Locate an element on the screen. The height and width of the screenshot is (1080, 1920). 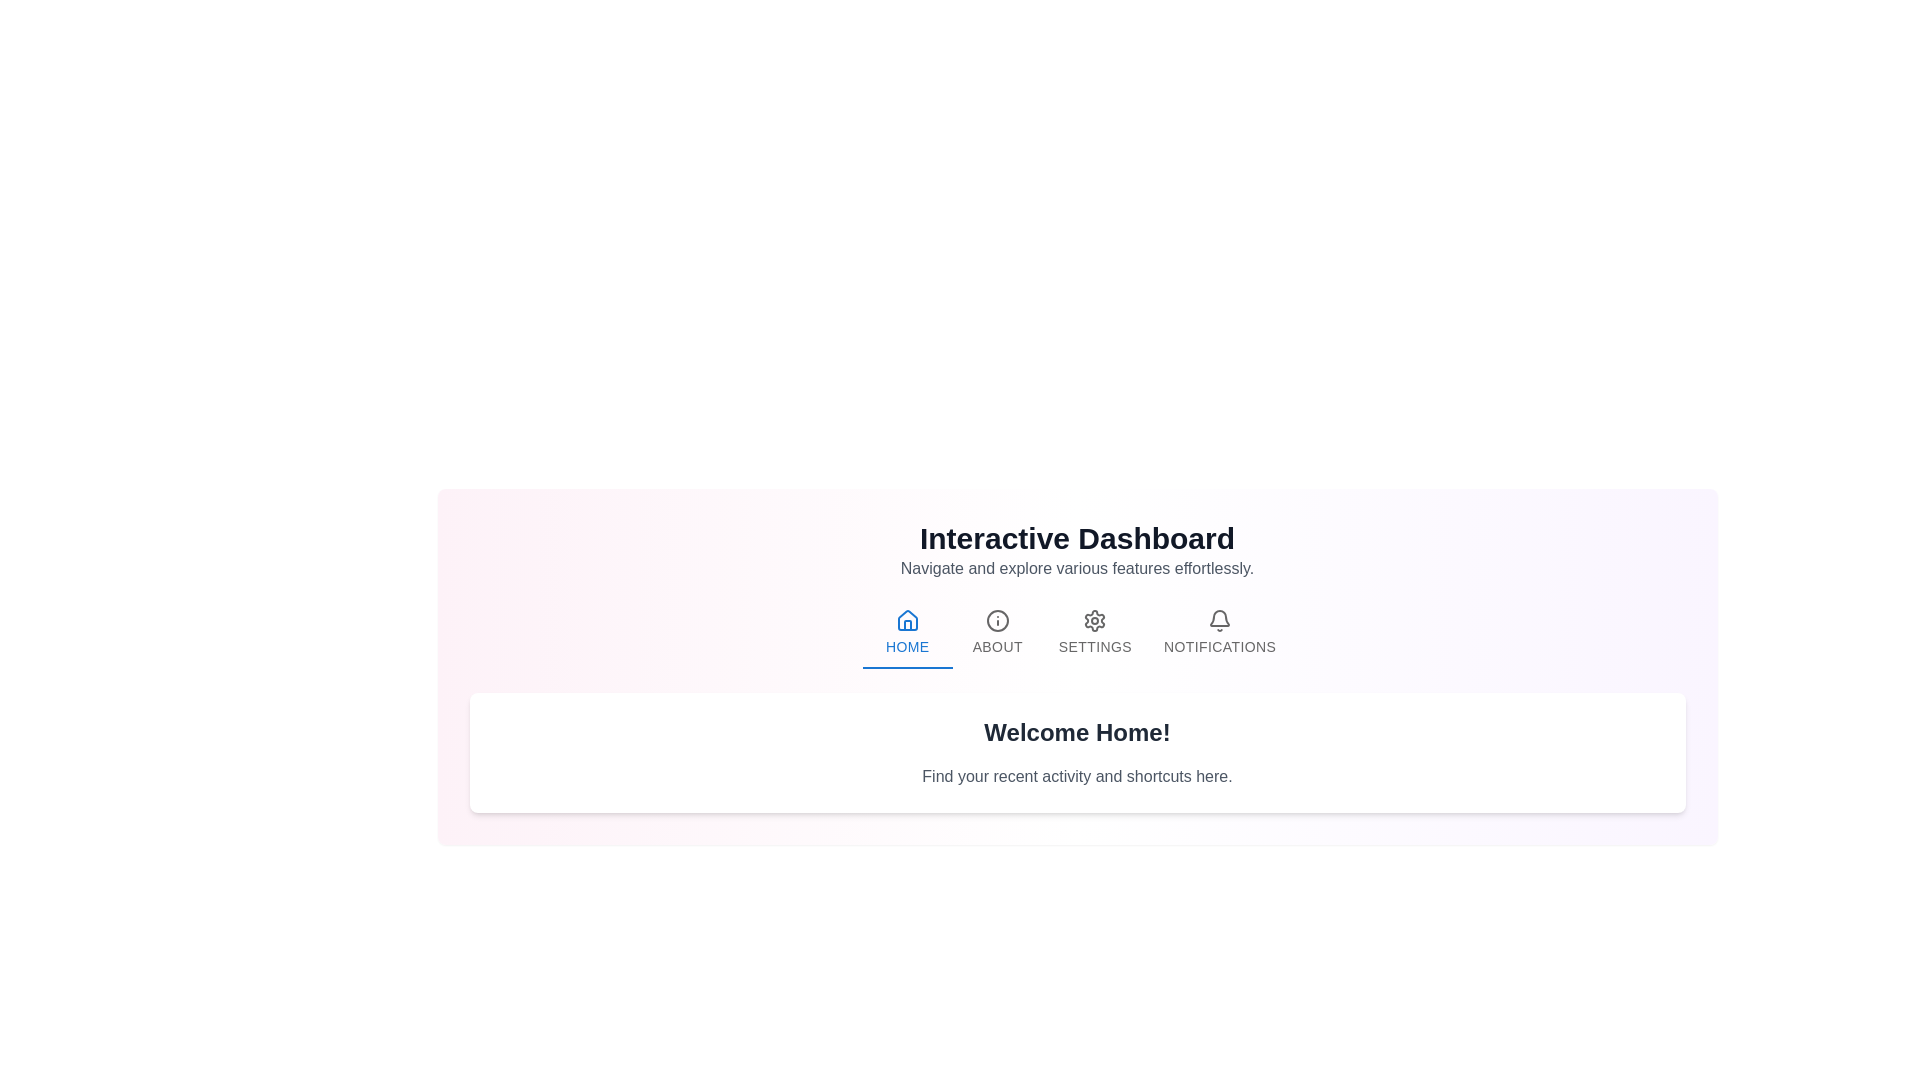
the SVG circle element that is part of the 'ABOUT' icon in the horizontal navigation bar below the title 'Interactive Dashboard' is located at coordinates (997, 620).